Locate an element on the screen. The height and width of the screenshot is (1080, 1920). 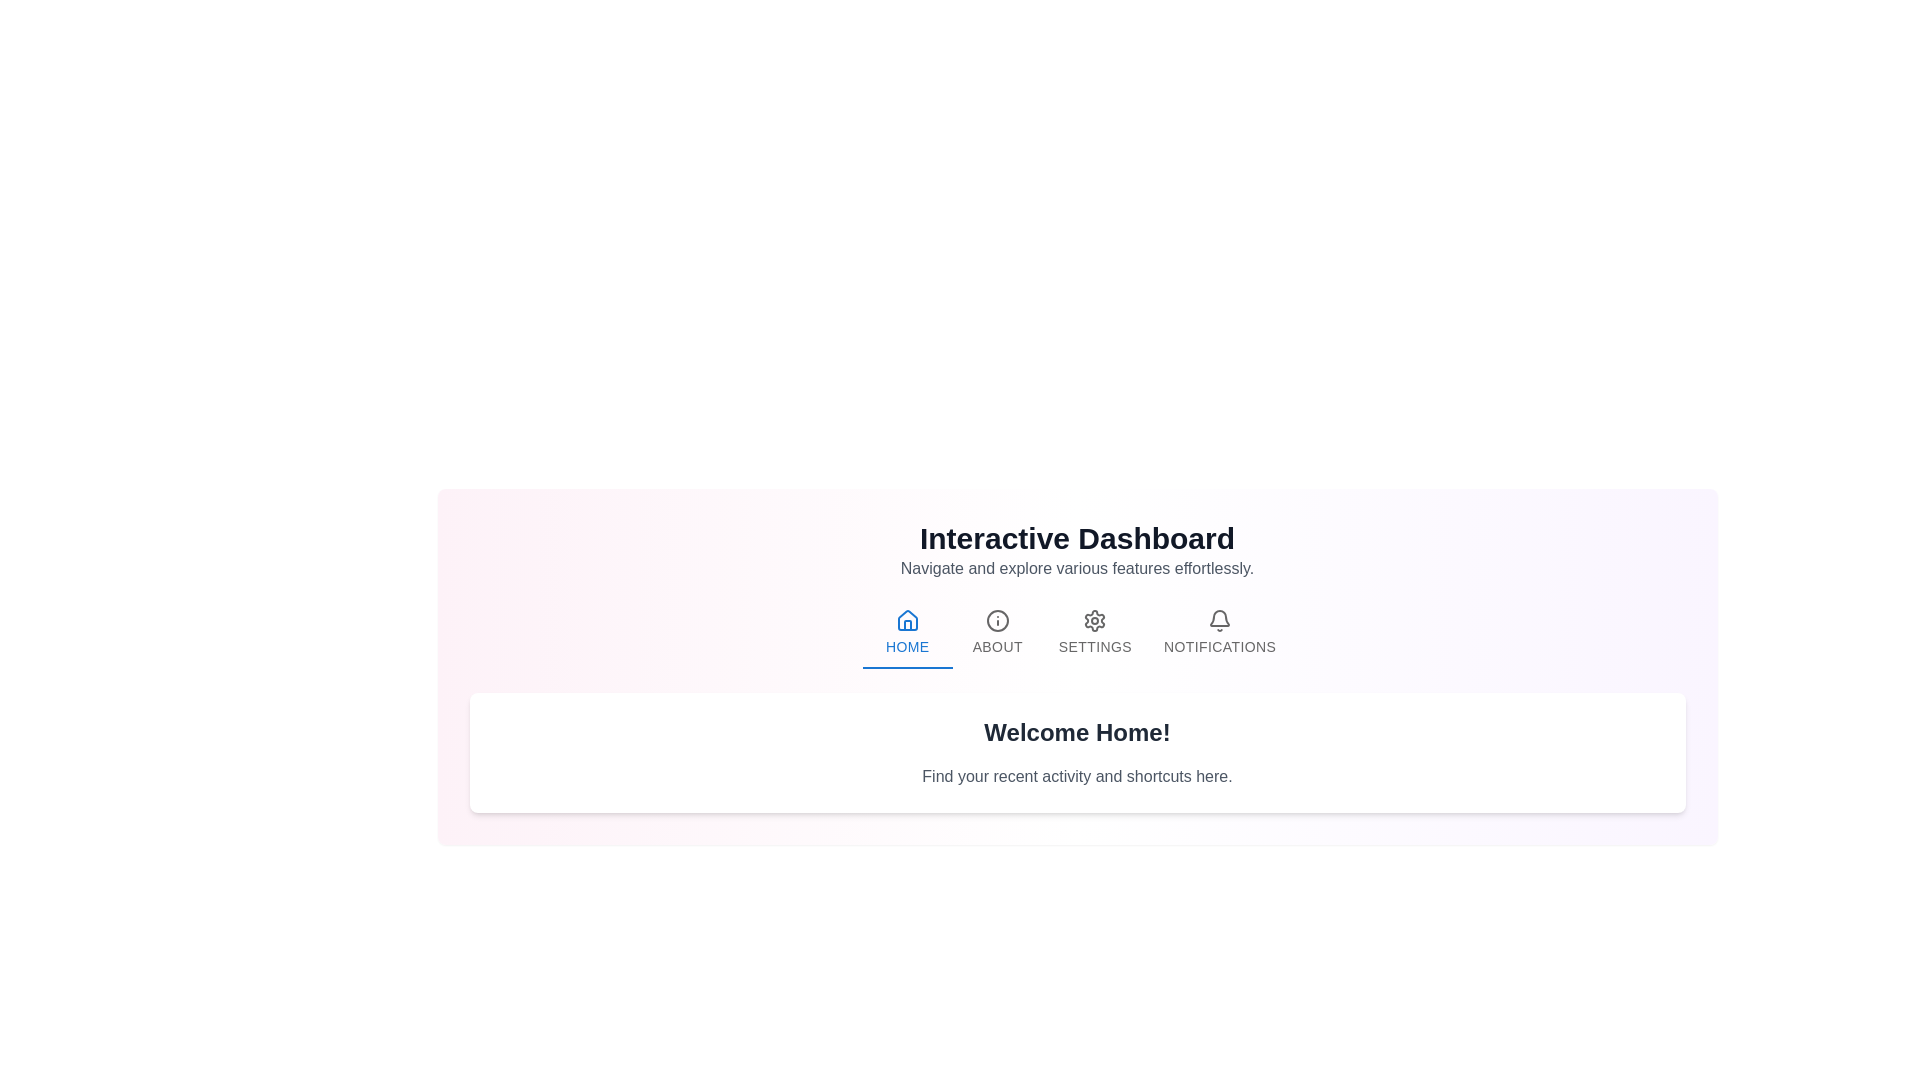
the SVG circle element that is part of the 'ABOUT' icon in the horizontal navigation bar below the title 'Interactive Dashboard' is located at coordinates (997, 620).